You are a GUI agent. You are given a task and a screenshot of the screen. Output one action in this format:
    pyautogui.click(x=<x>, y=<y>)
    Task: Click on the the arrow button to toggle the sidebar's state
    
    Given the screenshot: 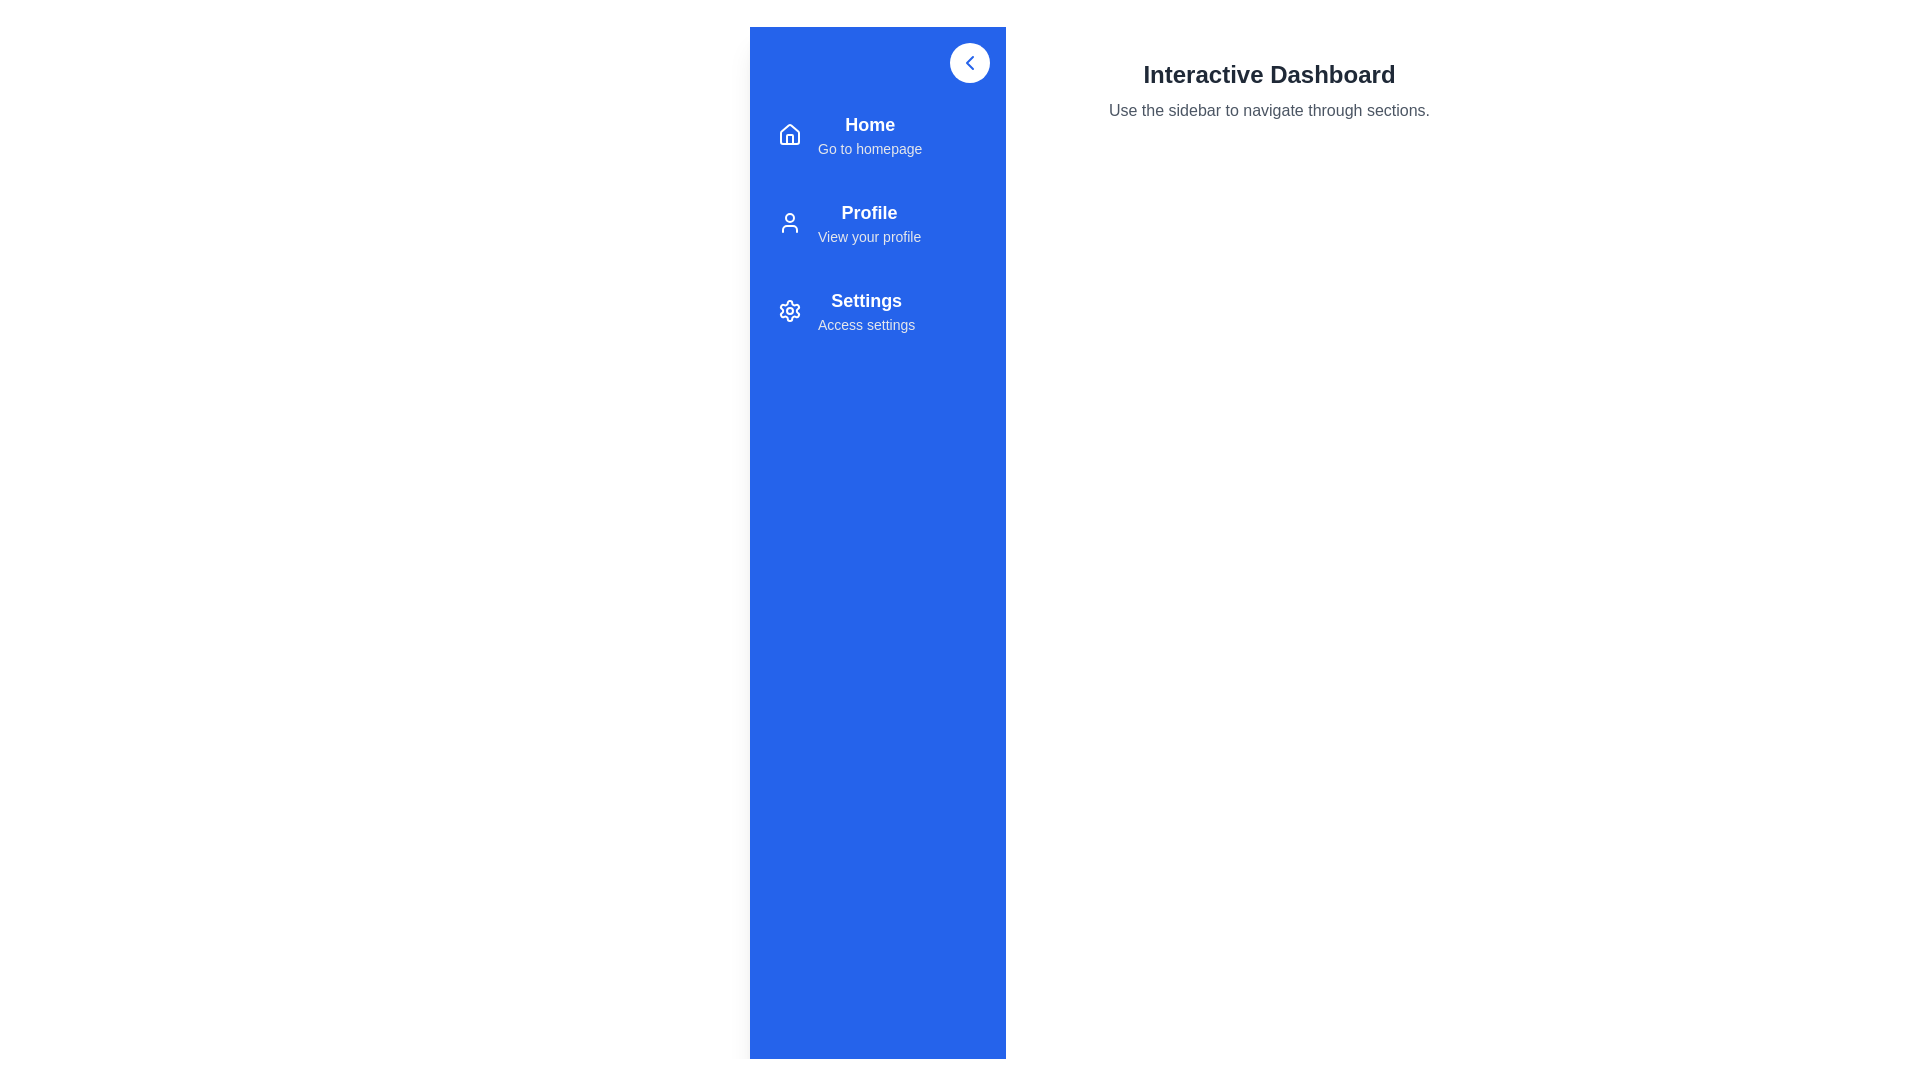 What is the action you would take?
    pyautogui.click(x=969, y=61)
    